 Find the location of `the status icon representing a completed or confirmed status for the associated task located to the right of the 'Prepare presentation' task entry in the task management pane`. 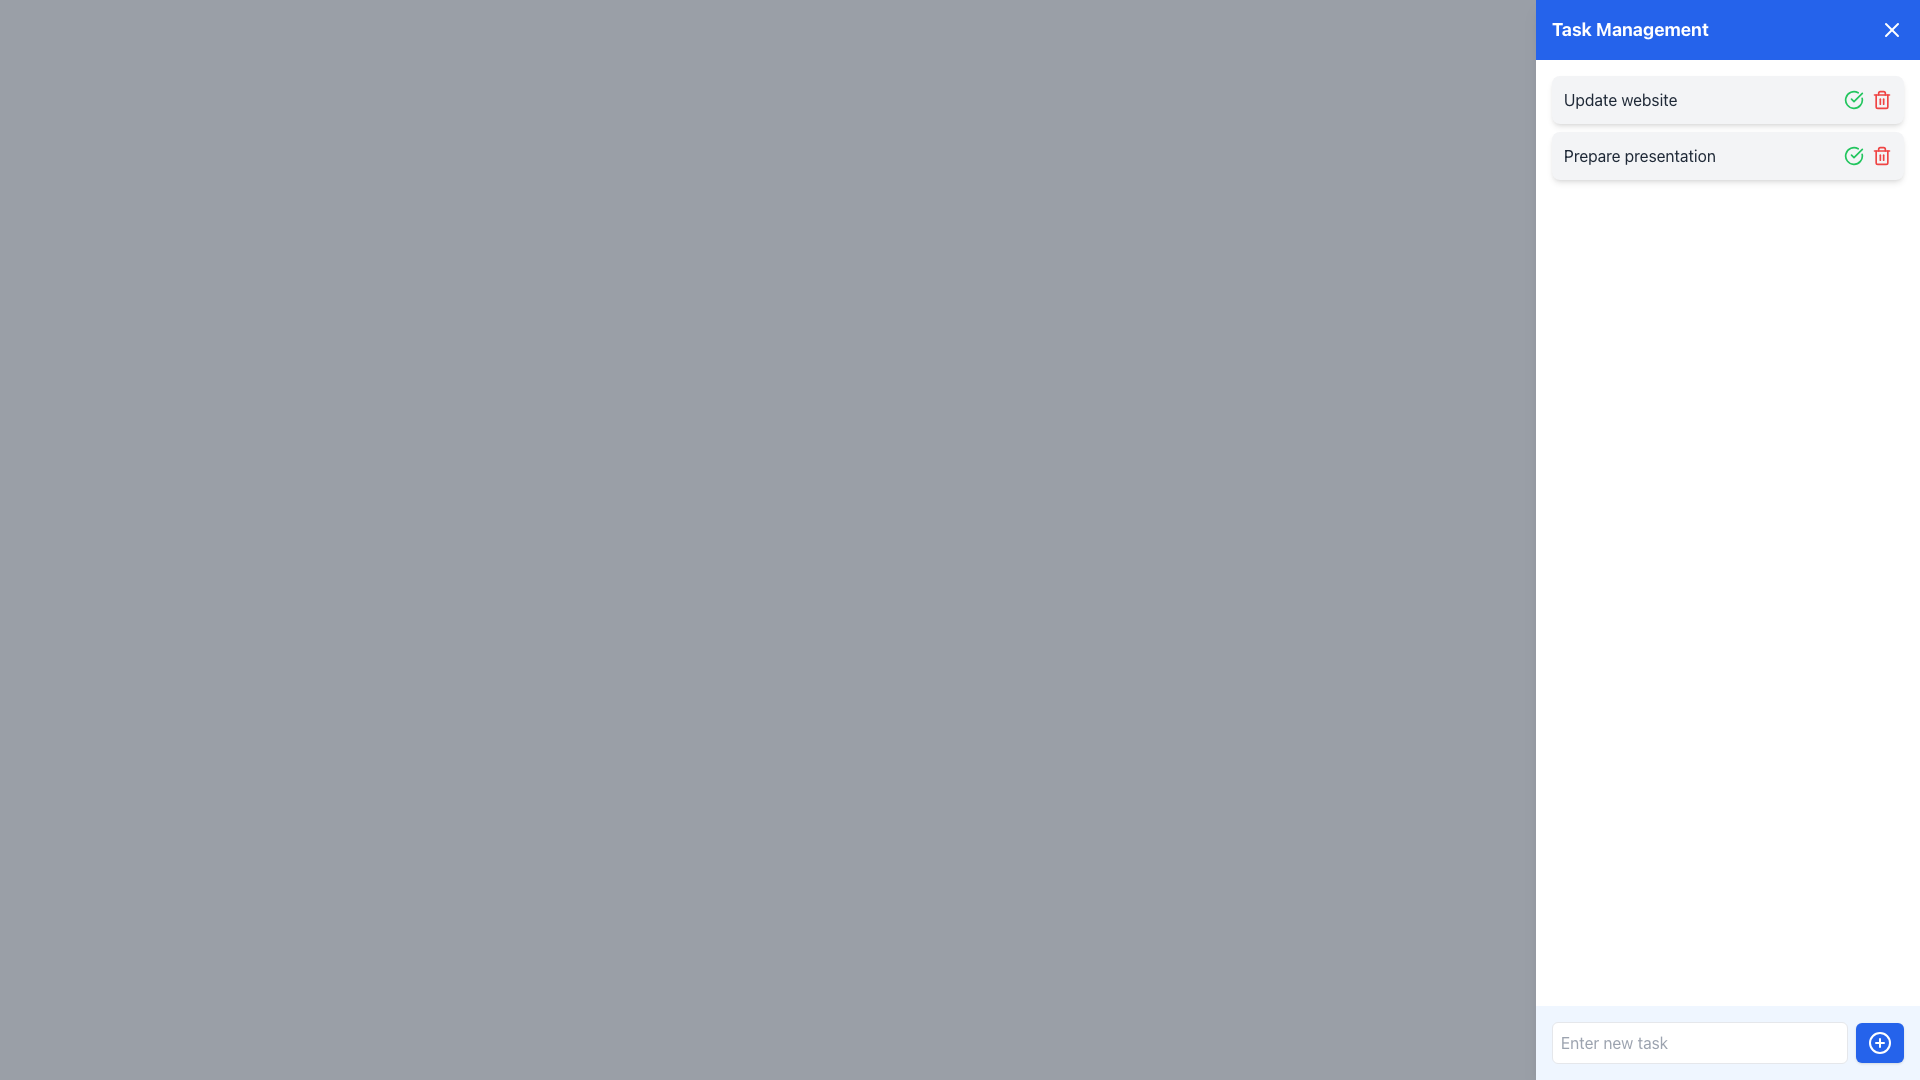

the status icon representing a completed or confirmed status for the associated task located to the right of the 'Prepare presentation' task entry in the task management pane is located at coordinates (1852, 100).